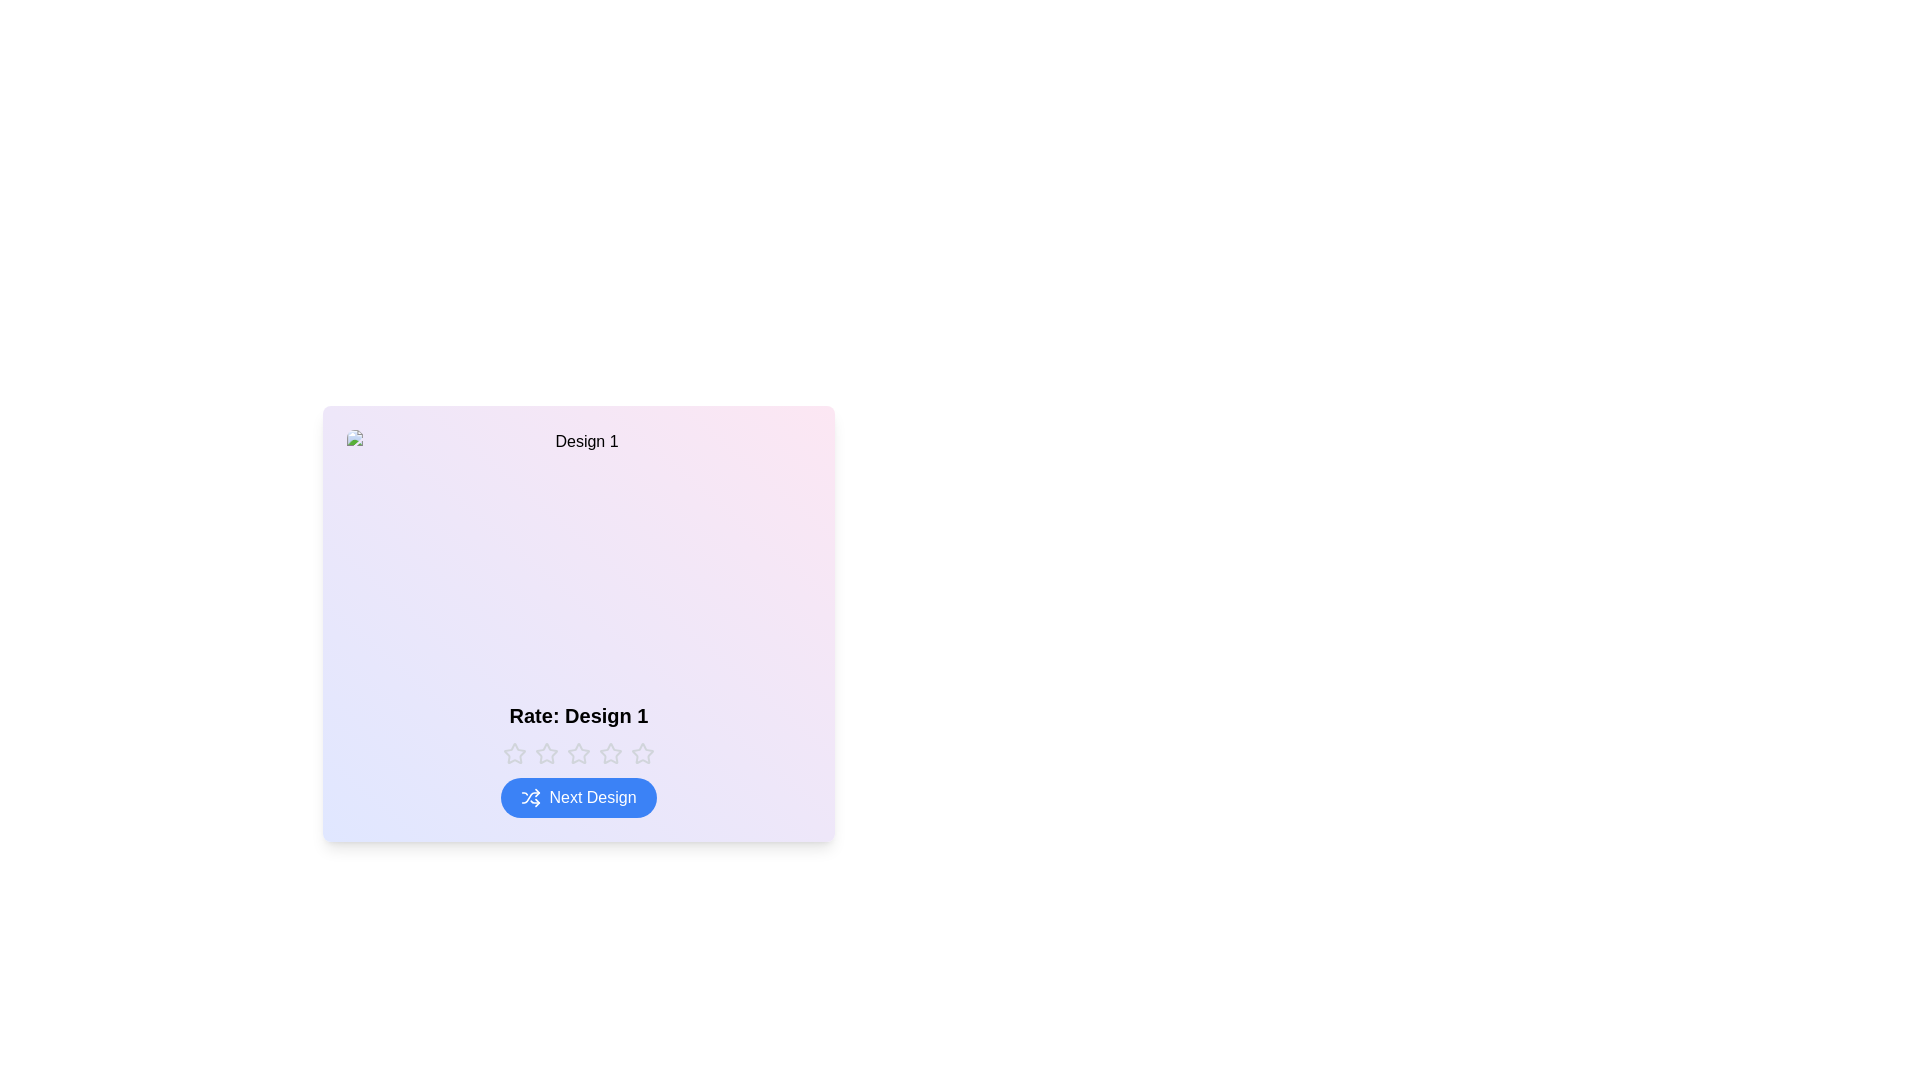 Image resolution: width=1920 pixels, height=1080 pixels. I want to click on the rating to 1 stars by clicking the corresponding star, so click(514, 753).